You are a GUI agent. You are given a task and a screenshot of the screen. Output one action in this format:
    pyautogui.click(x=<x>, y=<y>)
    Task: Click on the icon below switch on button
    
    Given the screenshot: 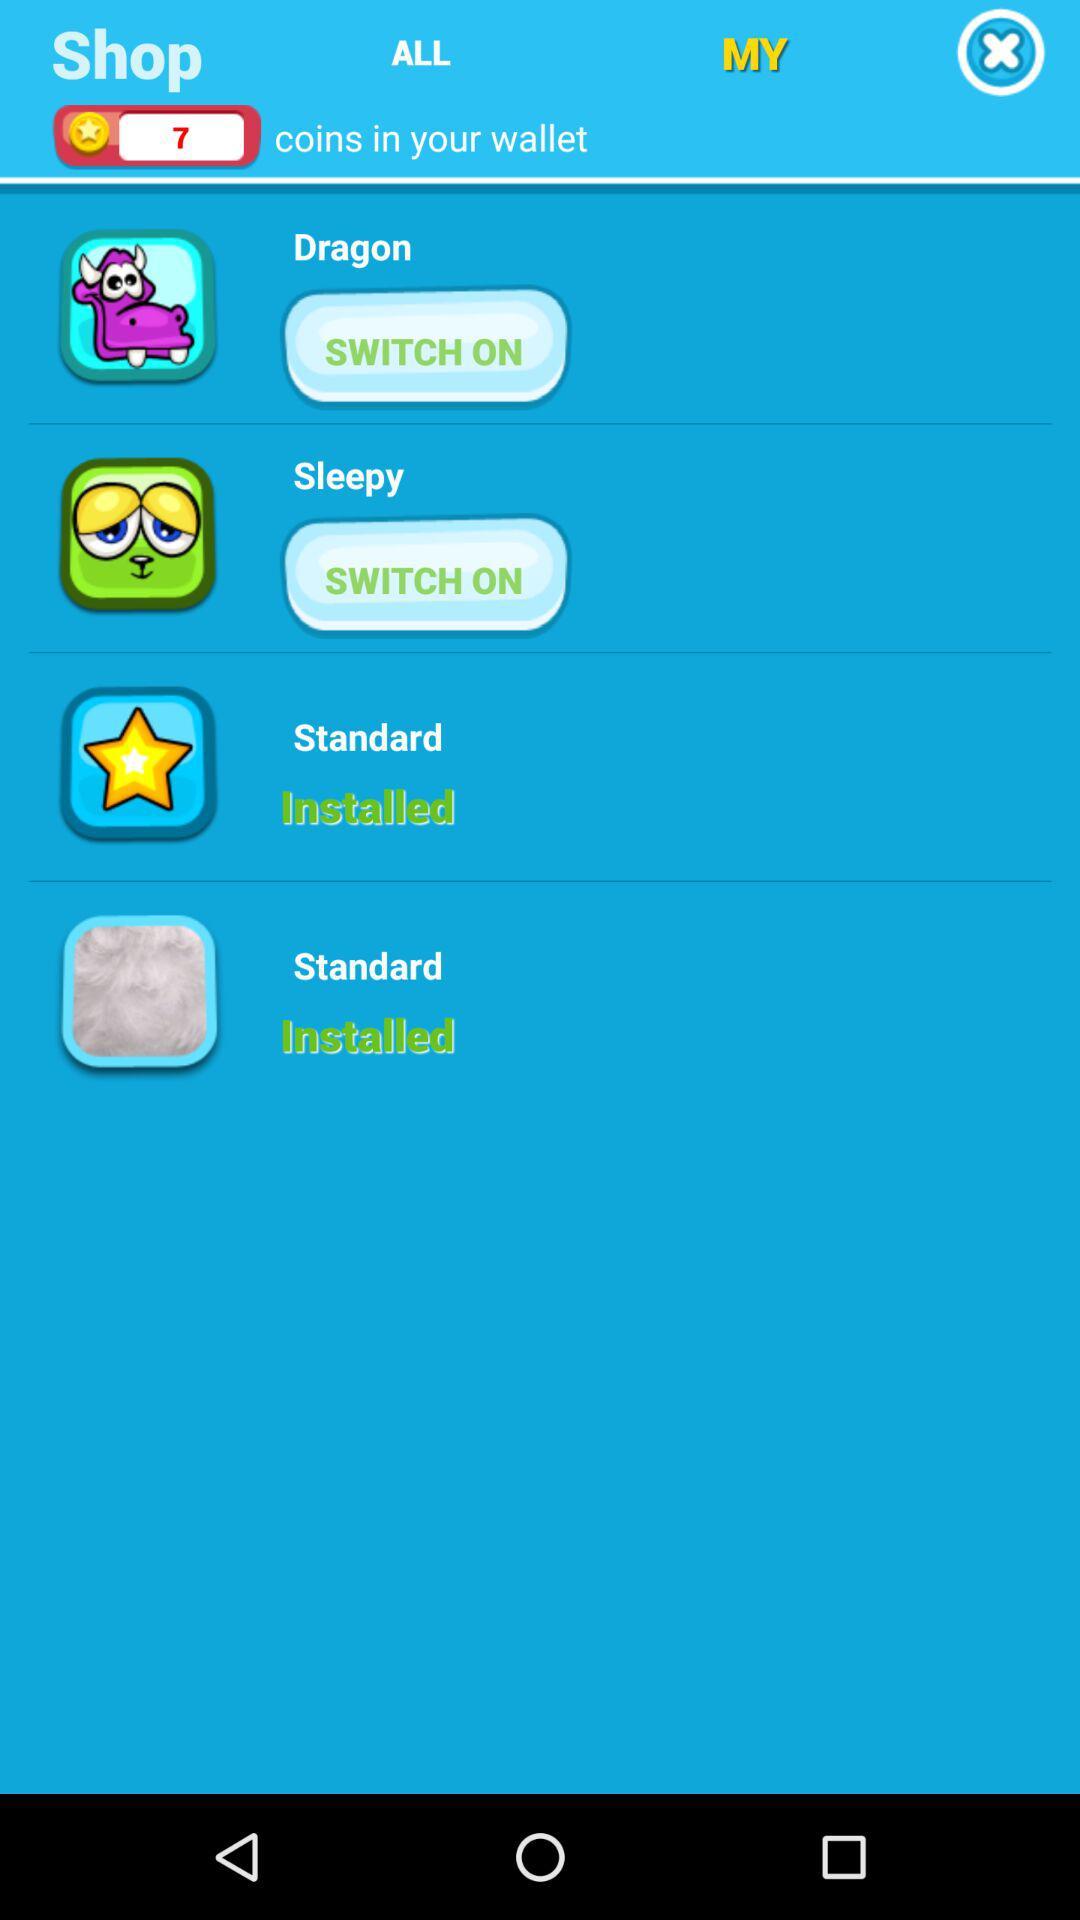 What is the action you would take?
    pyautogui.click(x=347, y=473)
    